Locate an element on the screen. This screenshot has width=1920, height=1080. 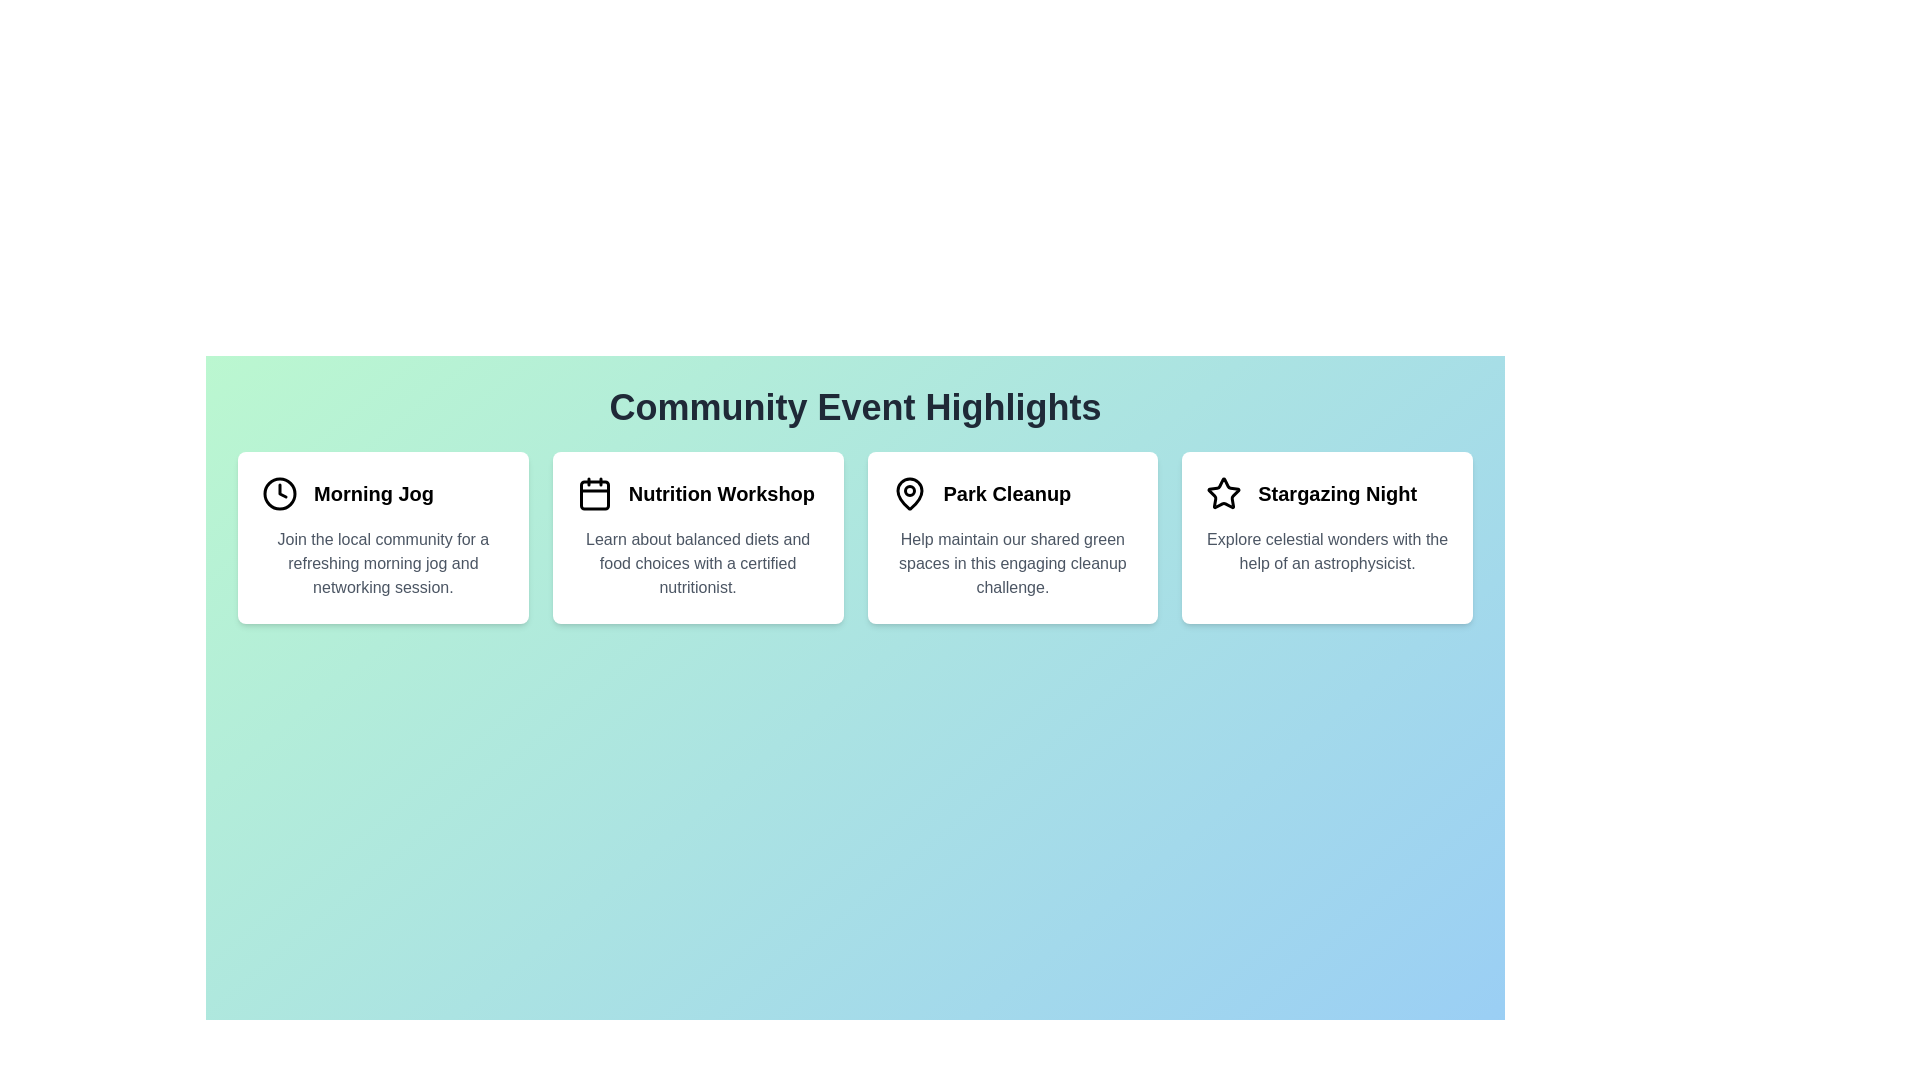
the text block that reads 'Help maintain our shared green spaces in this engaging cleanup challenge.' which is styled in a smaller gray font and located beneath the title 'Park Cleanup' in the center of the third card layout is located at coordinates (1012, 563).